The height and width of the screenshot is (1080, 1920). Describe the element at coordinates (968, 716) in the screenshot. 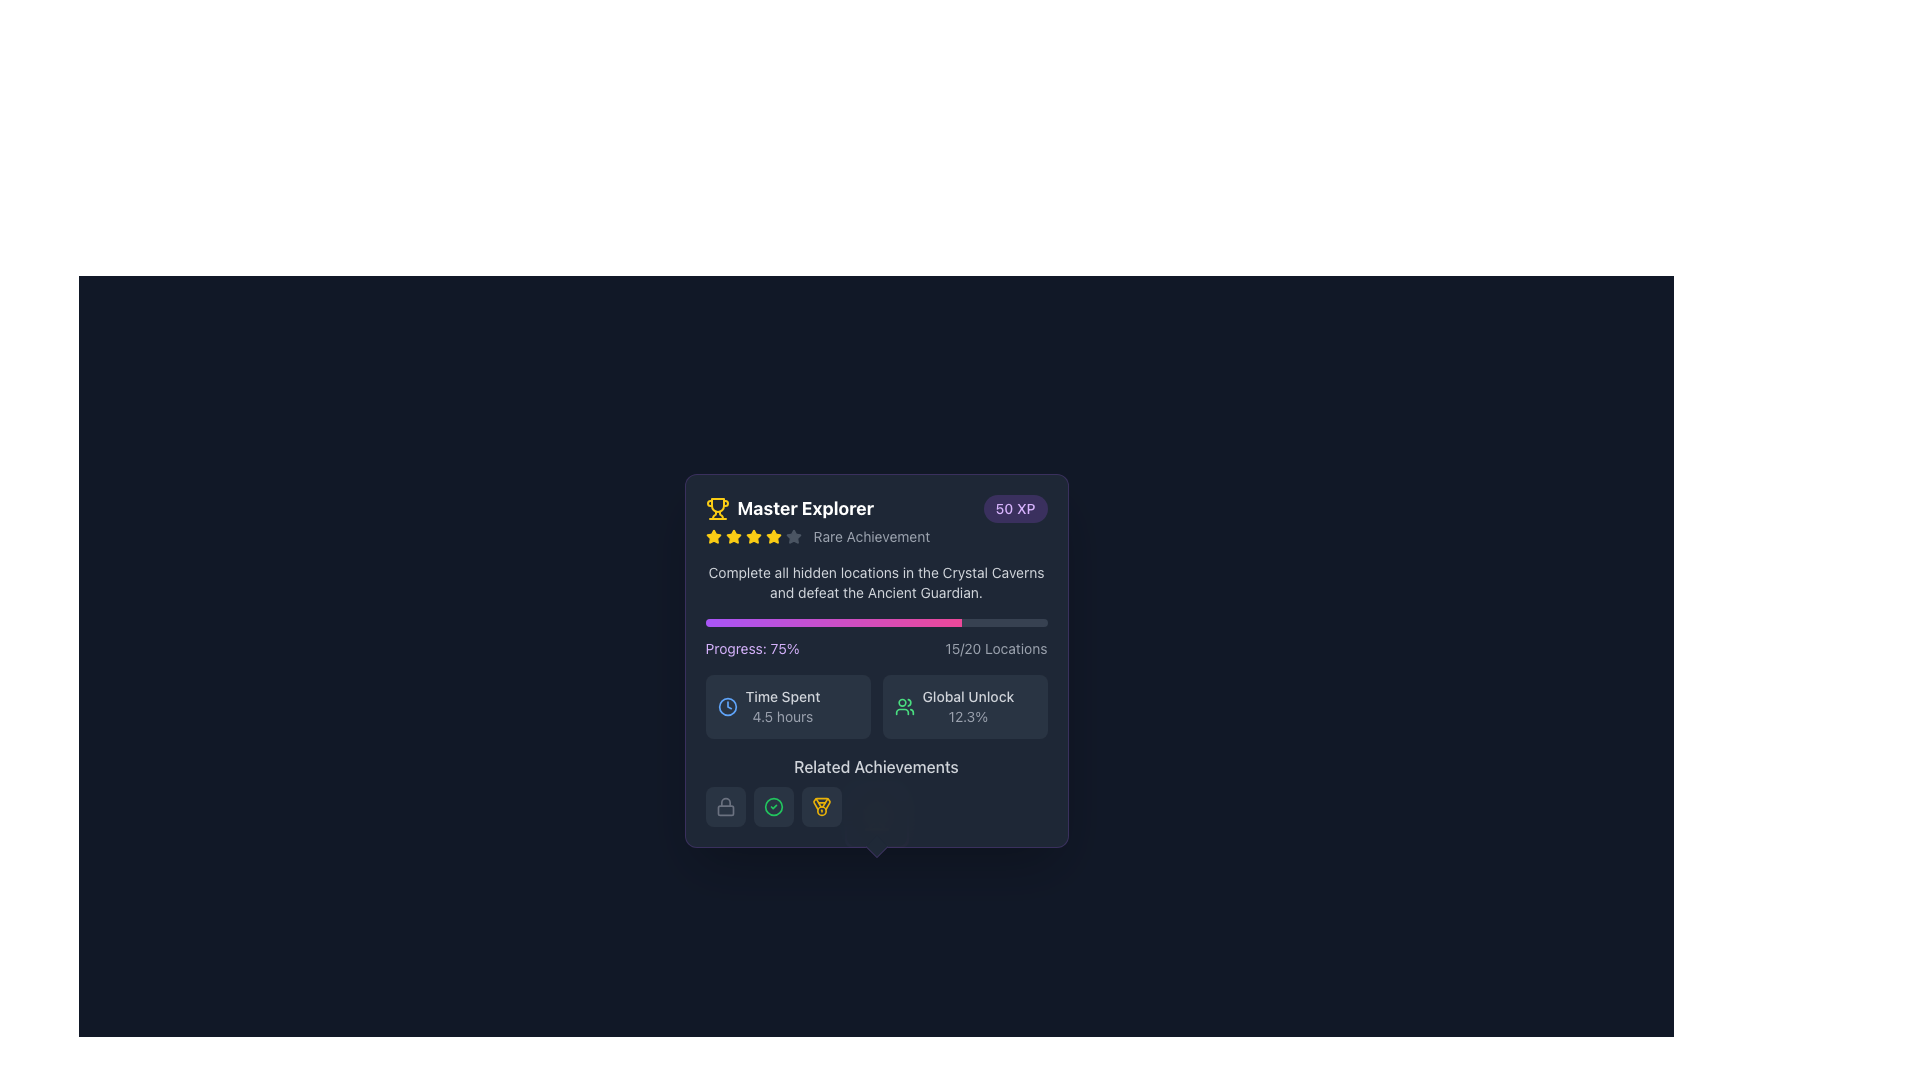

I see `the text label displaying '12.3%' which is styled with a small font size and gray color, located below the 'Global Unlock' text` at that location.